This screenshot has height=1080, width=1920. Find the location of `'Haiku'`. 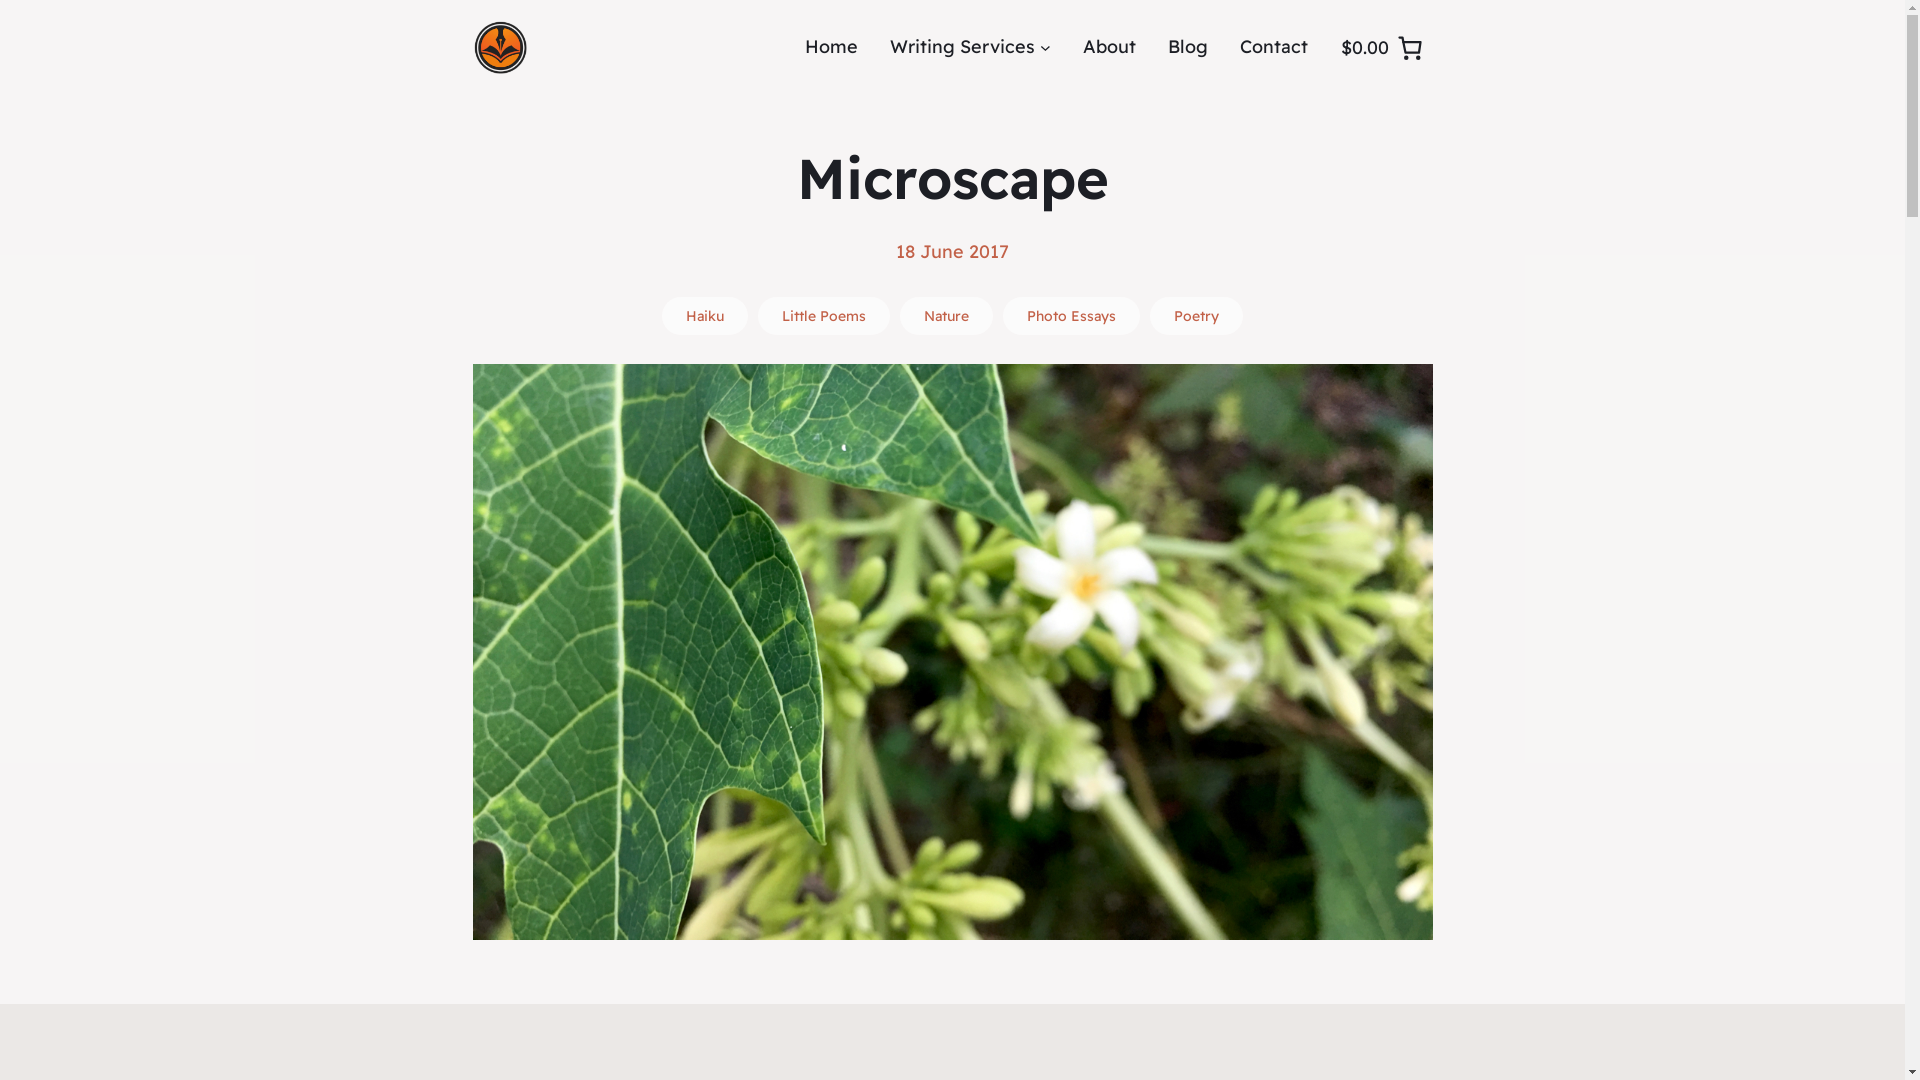

'Haiku' is located at coordinates (705, 315).